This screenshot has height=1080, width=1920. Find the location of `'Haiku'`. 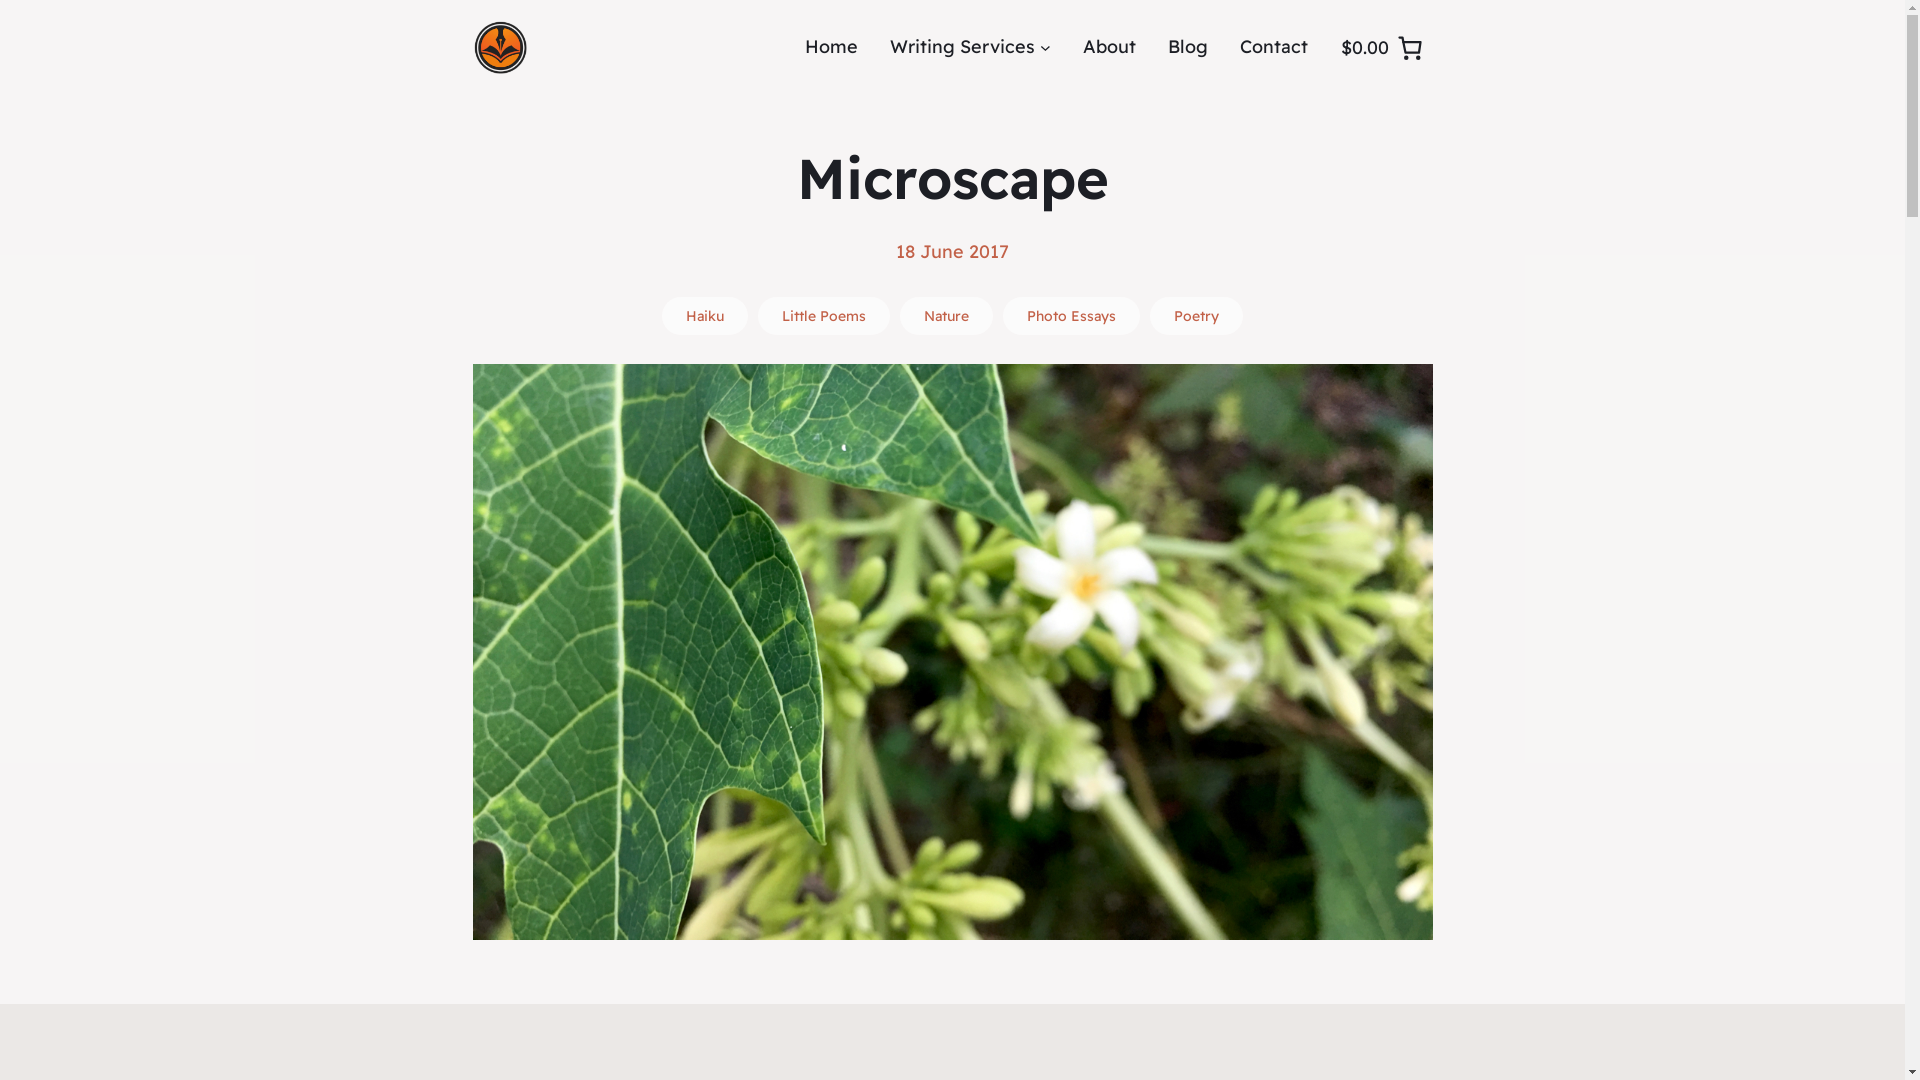

'Haiku' is located at coordinates (705, 315).